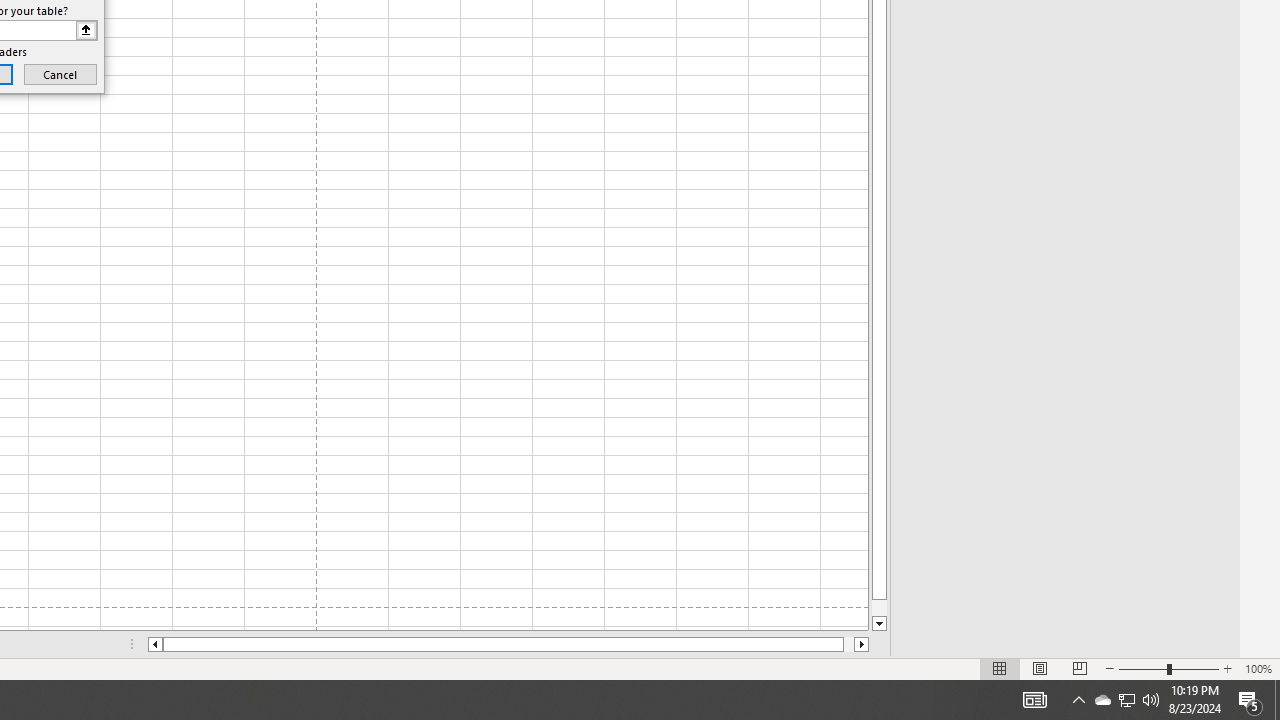  What do you see at coordinates (1143, 669) in the screenshot?
I see `'Zoom Out'` at bounding box center [1143, 669].